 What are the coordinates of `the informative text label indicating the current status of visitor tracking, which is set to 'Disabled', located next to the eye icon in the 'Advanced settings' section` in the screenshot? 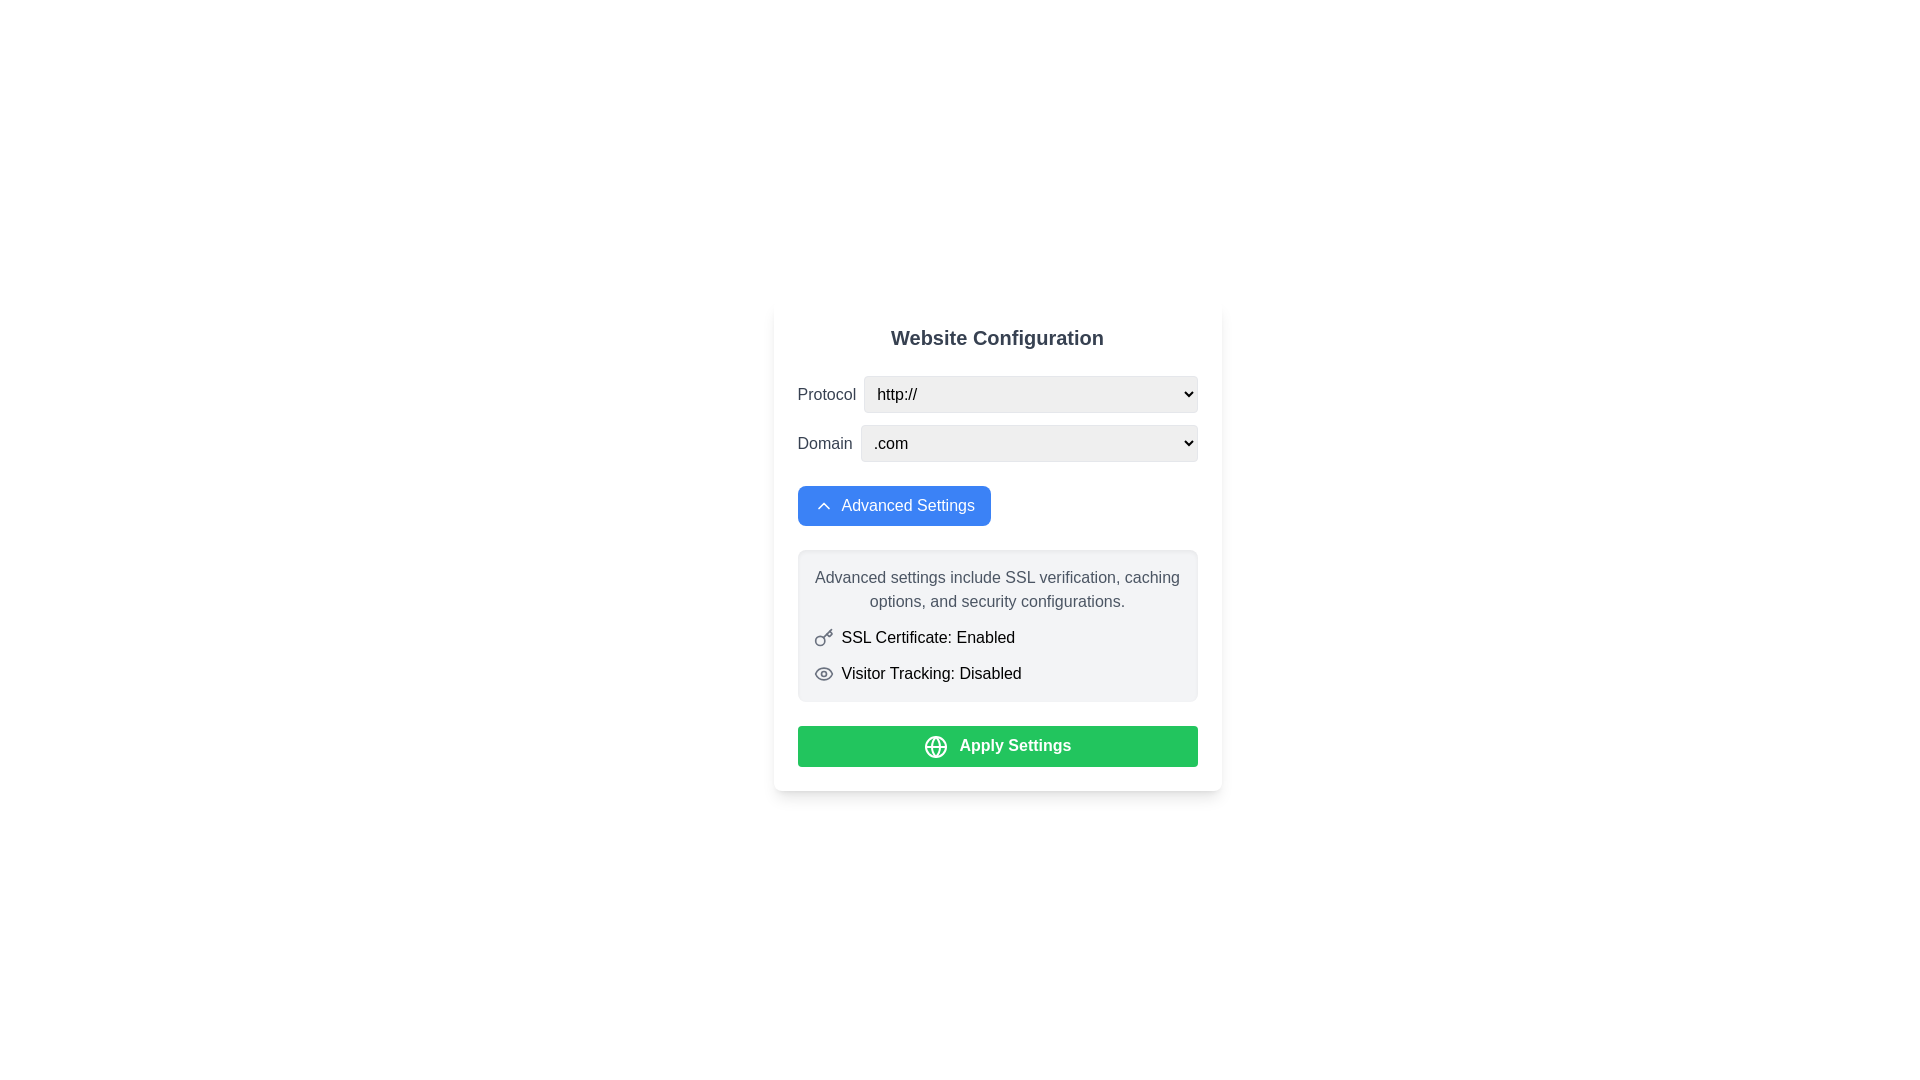 It's located at (930, 674).